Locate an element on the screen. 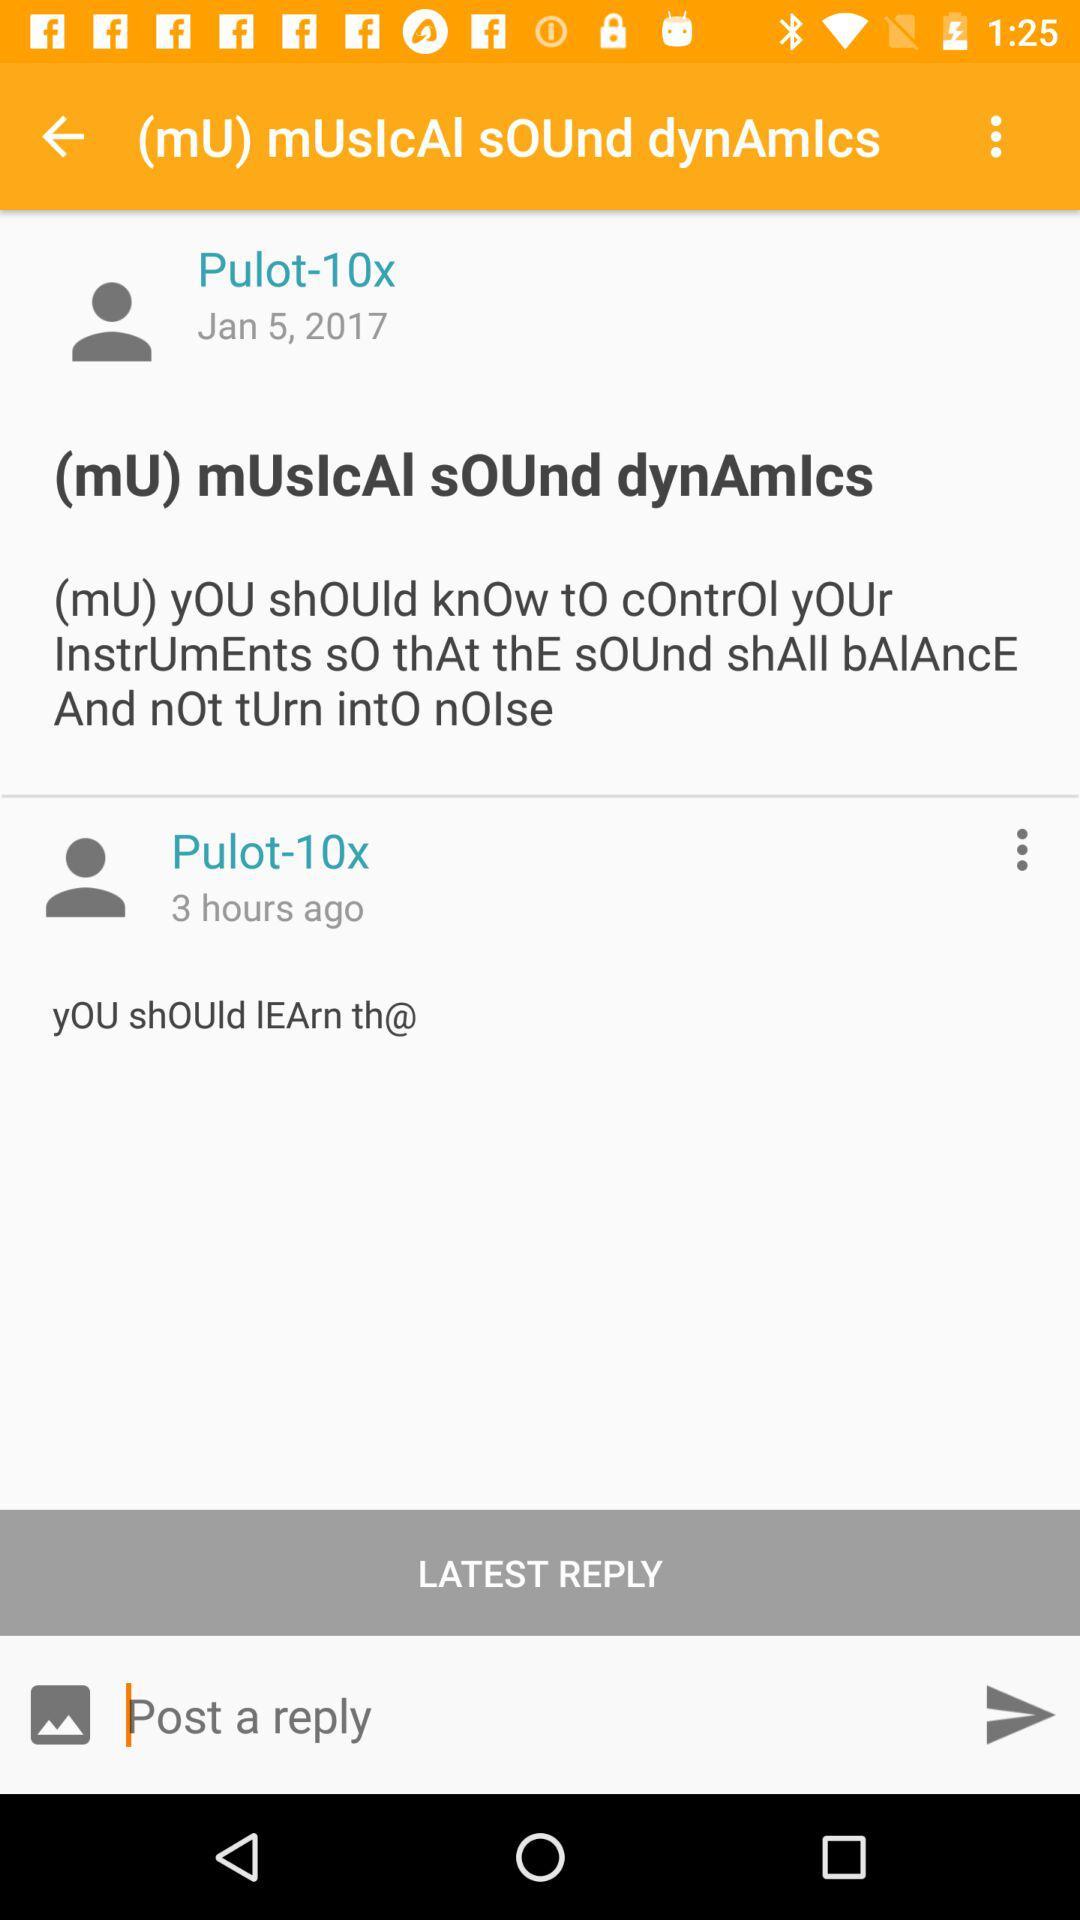  profile picture is located at coordinates (111, 321).